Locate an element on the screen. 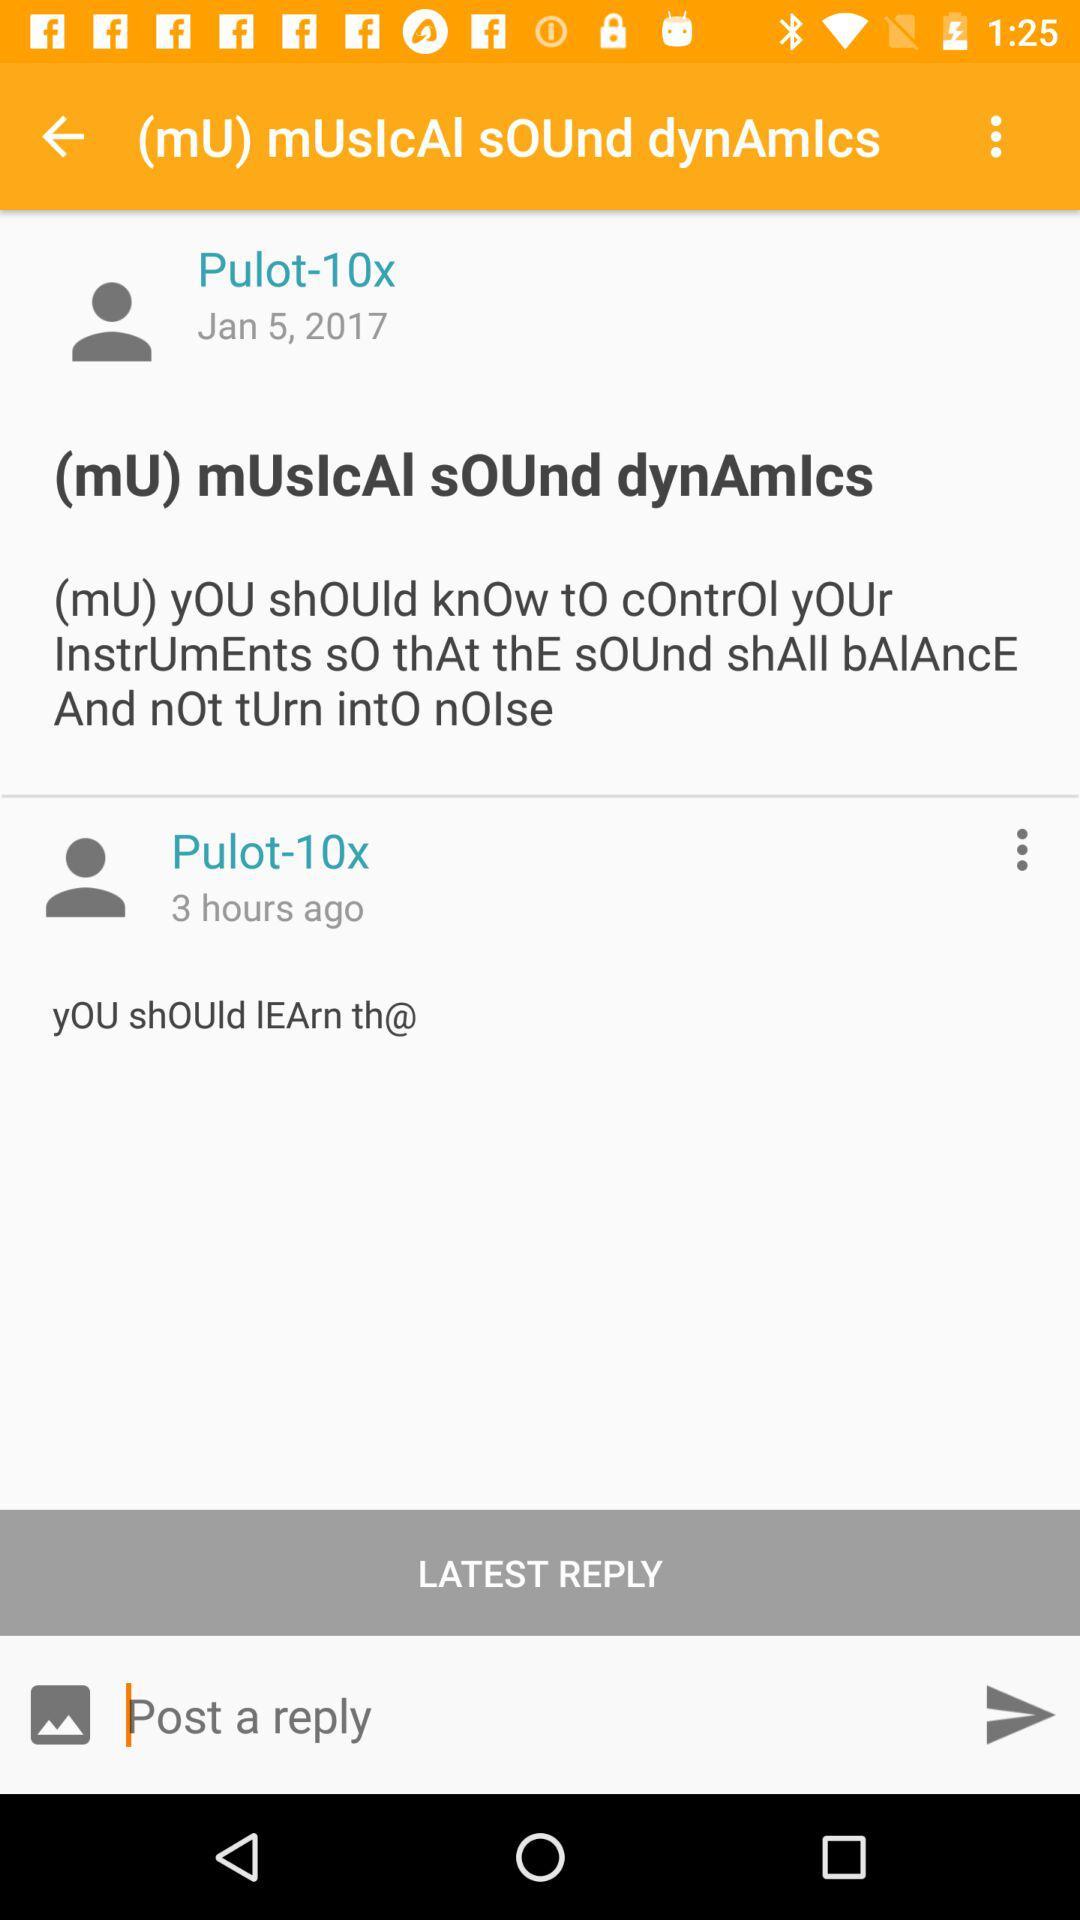  profile picture is located at coordinates (111, 321).